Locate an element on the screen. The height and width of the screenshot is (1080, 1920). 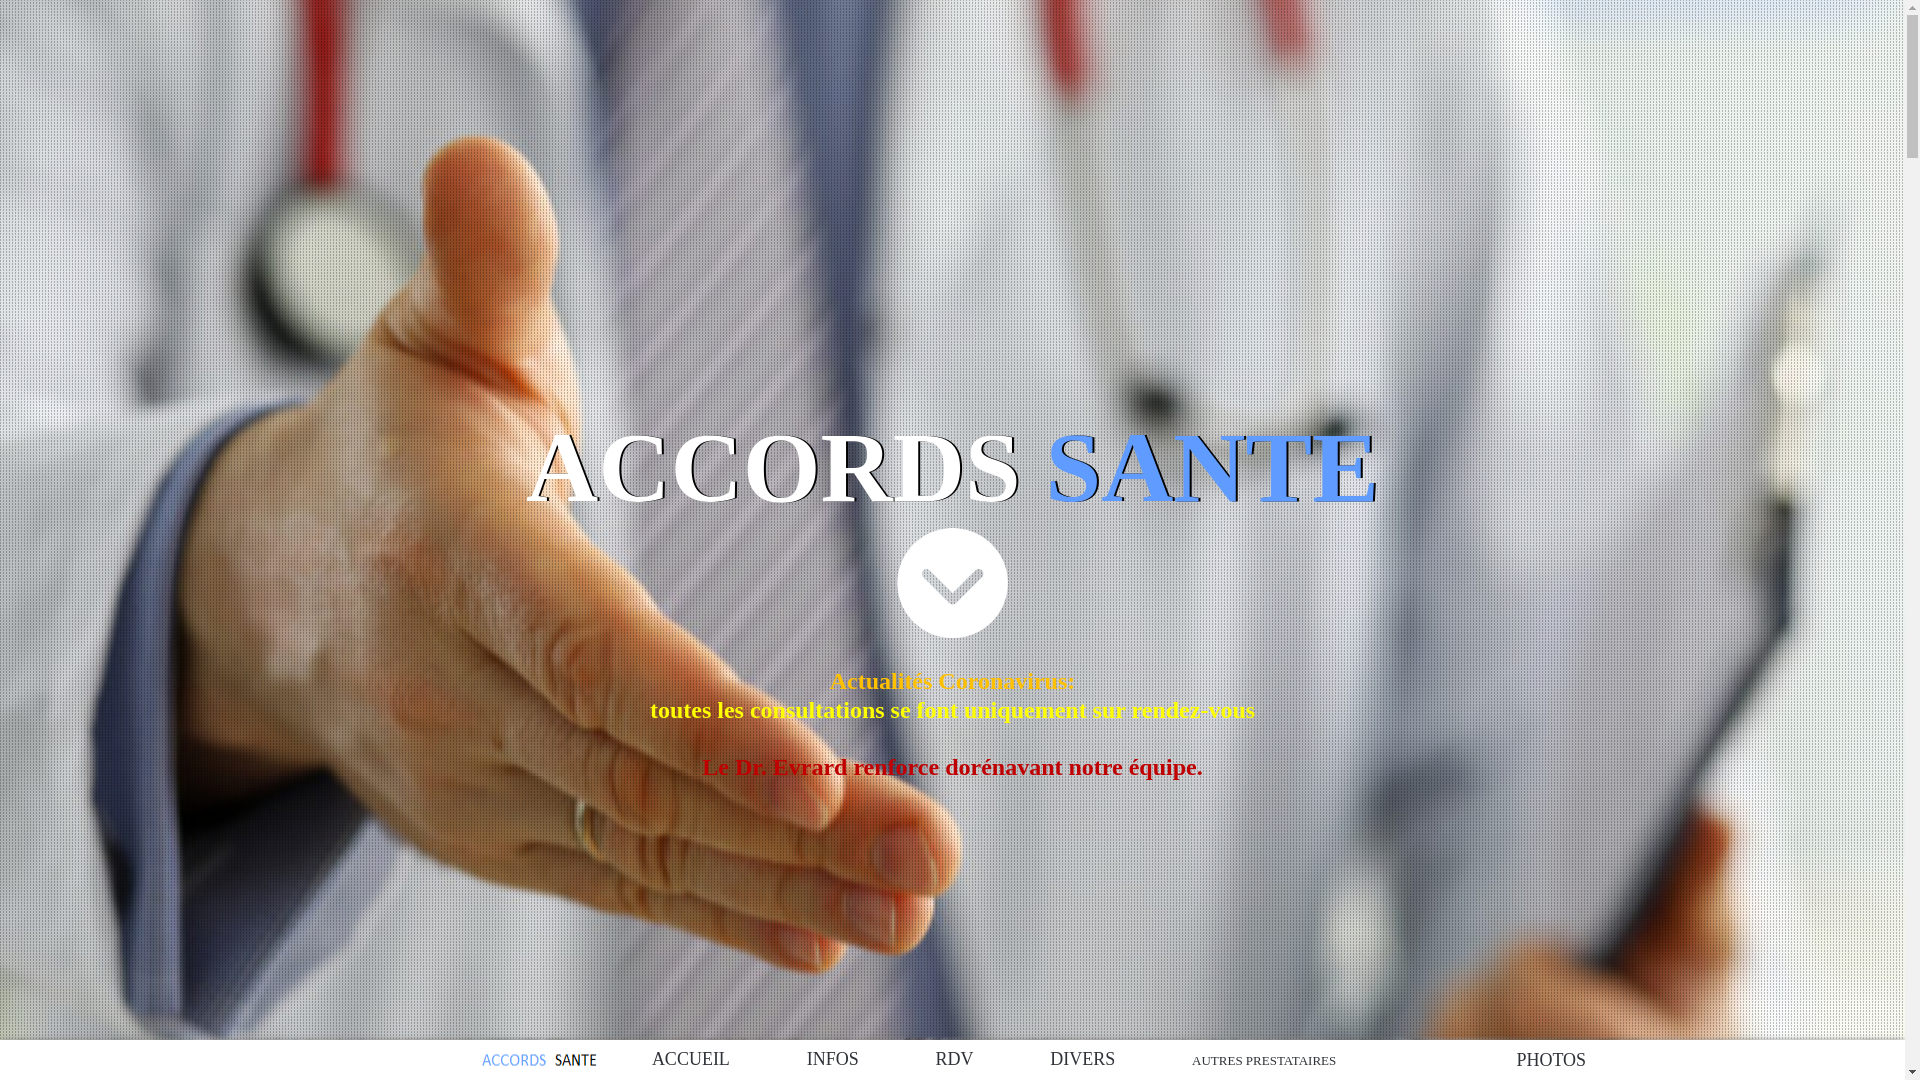
'DIVERS' is located at coordinates (1081, 1059).